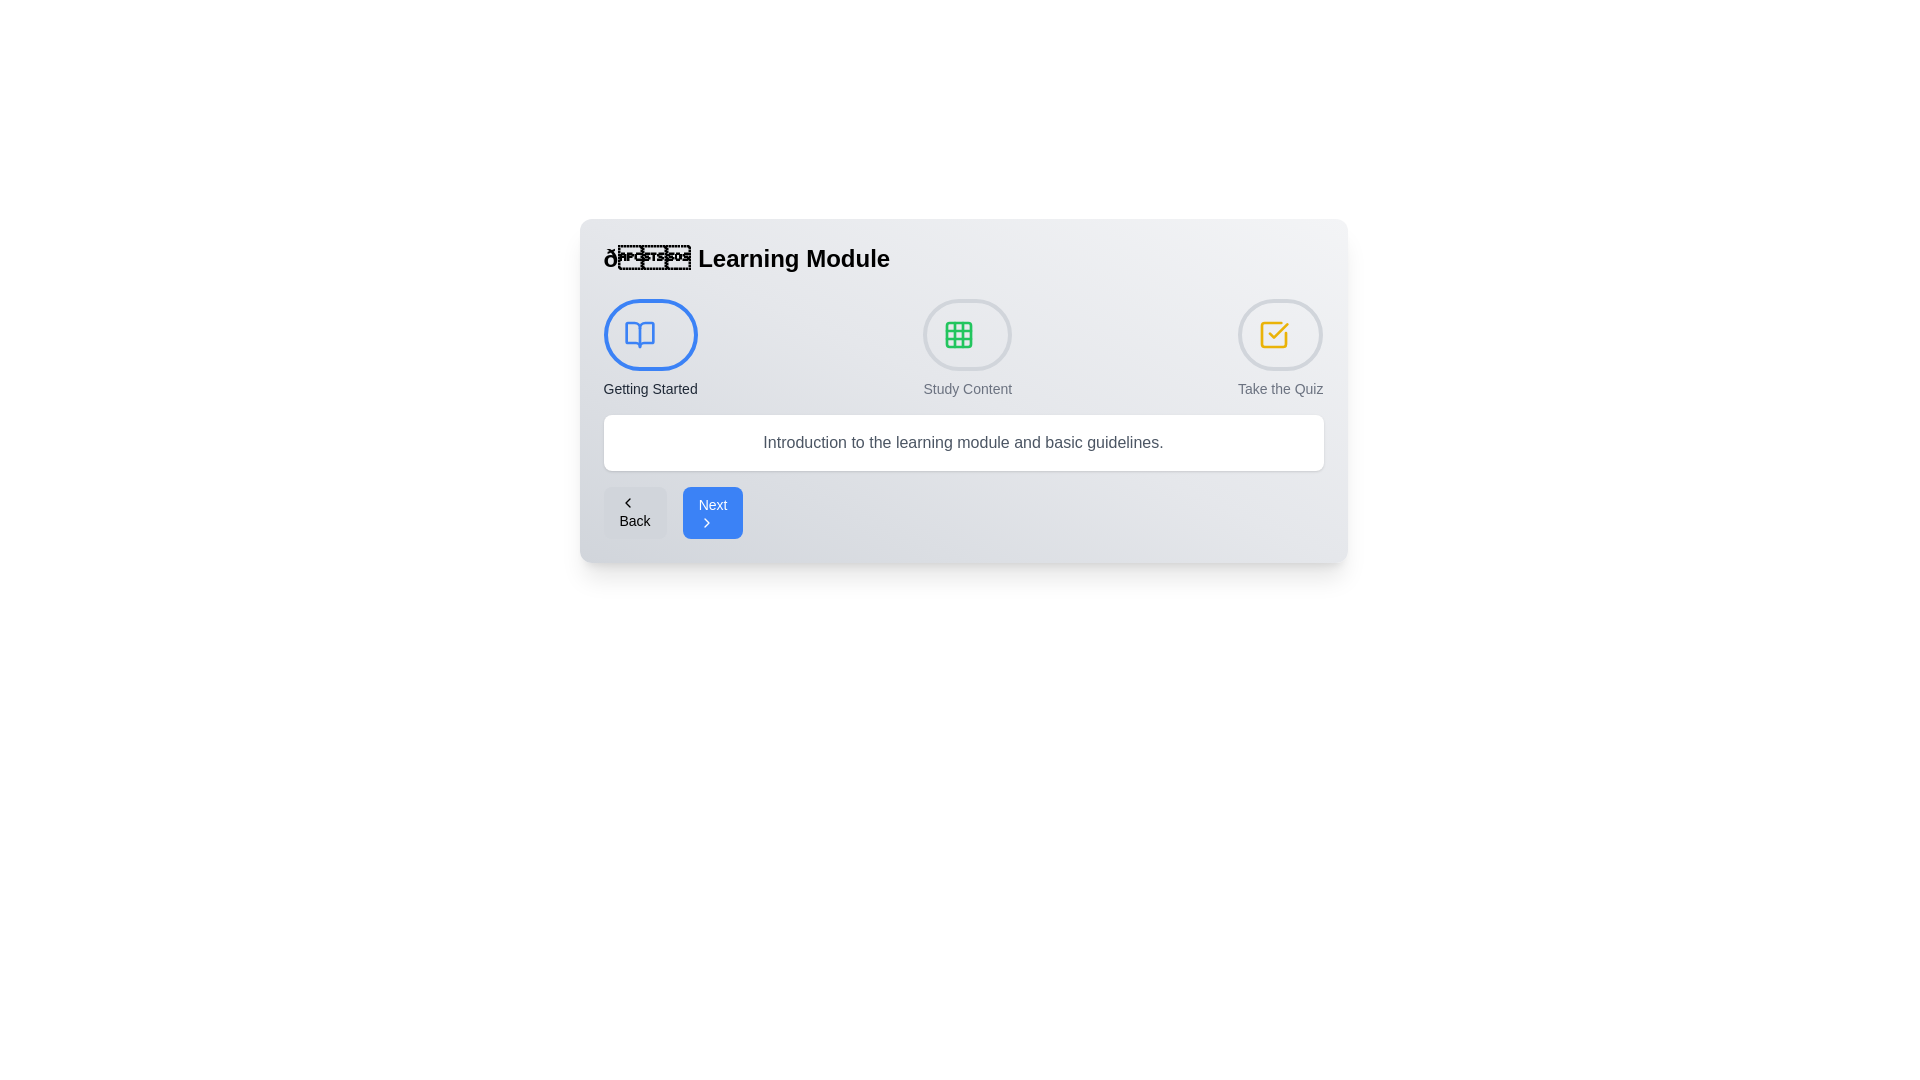  Describe the element at coordinates (966, 334) in the screenshot. I see `the step indicator for Study Content to navigate to that step` at that location.